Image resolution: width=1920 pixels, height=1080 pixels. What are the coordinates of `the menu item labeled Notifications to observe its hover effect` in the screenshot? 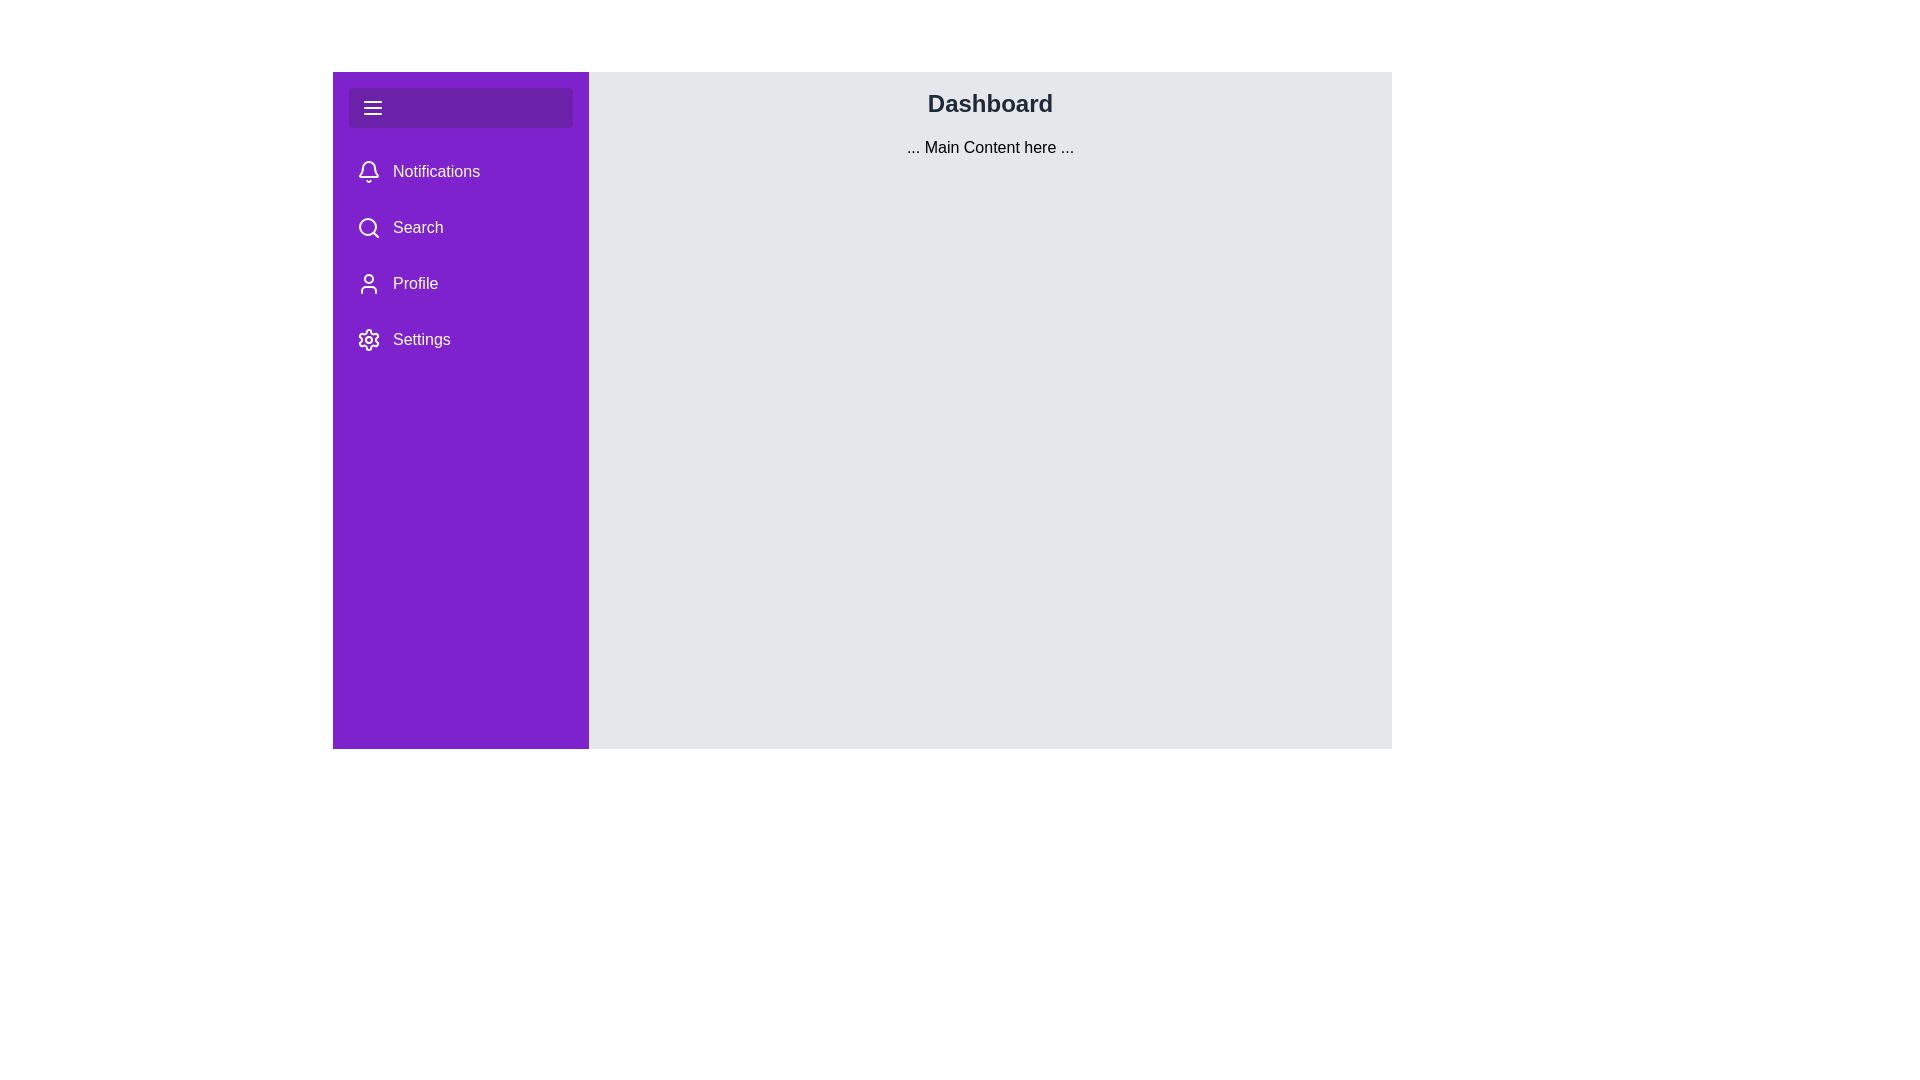 It's located at (459, 171).